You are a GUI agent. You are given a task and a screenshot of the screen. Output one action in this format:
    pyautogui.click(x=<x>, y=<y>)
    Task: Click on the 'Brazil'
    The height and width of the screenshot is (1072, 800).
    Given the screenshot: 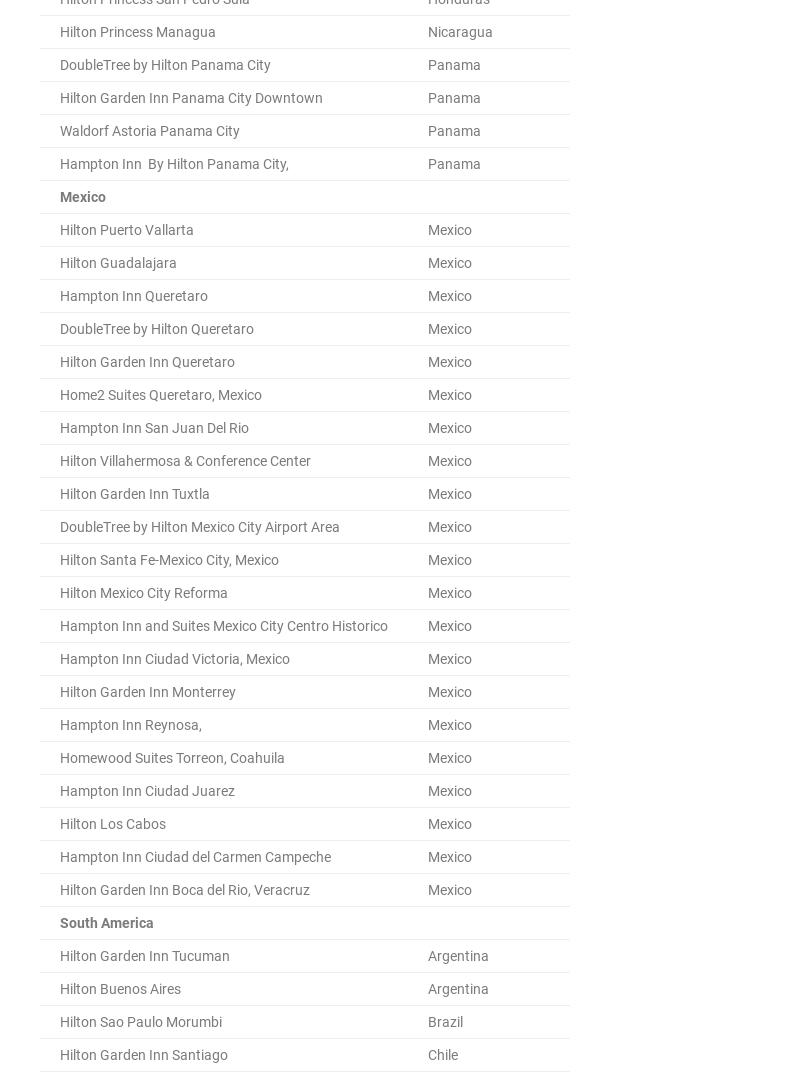 What is the action you would take?
    pyautogui.click(x=428, y=1022)
    